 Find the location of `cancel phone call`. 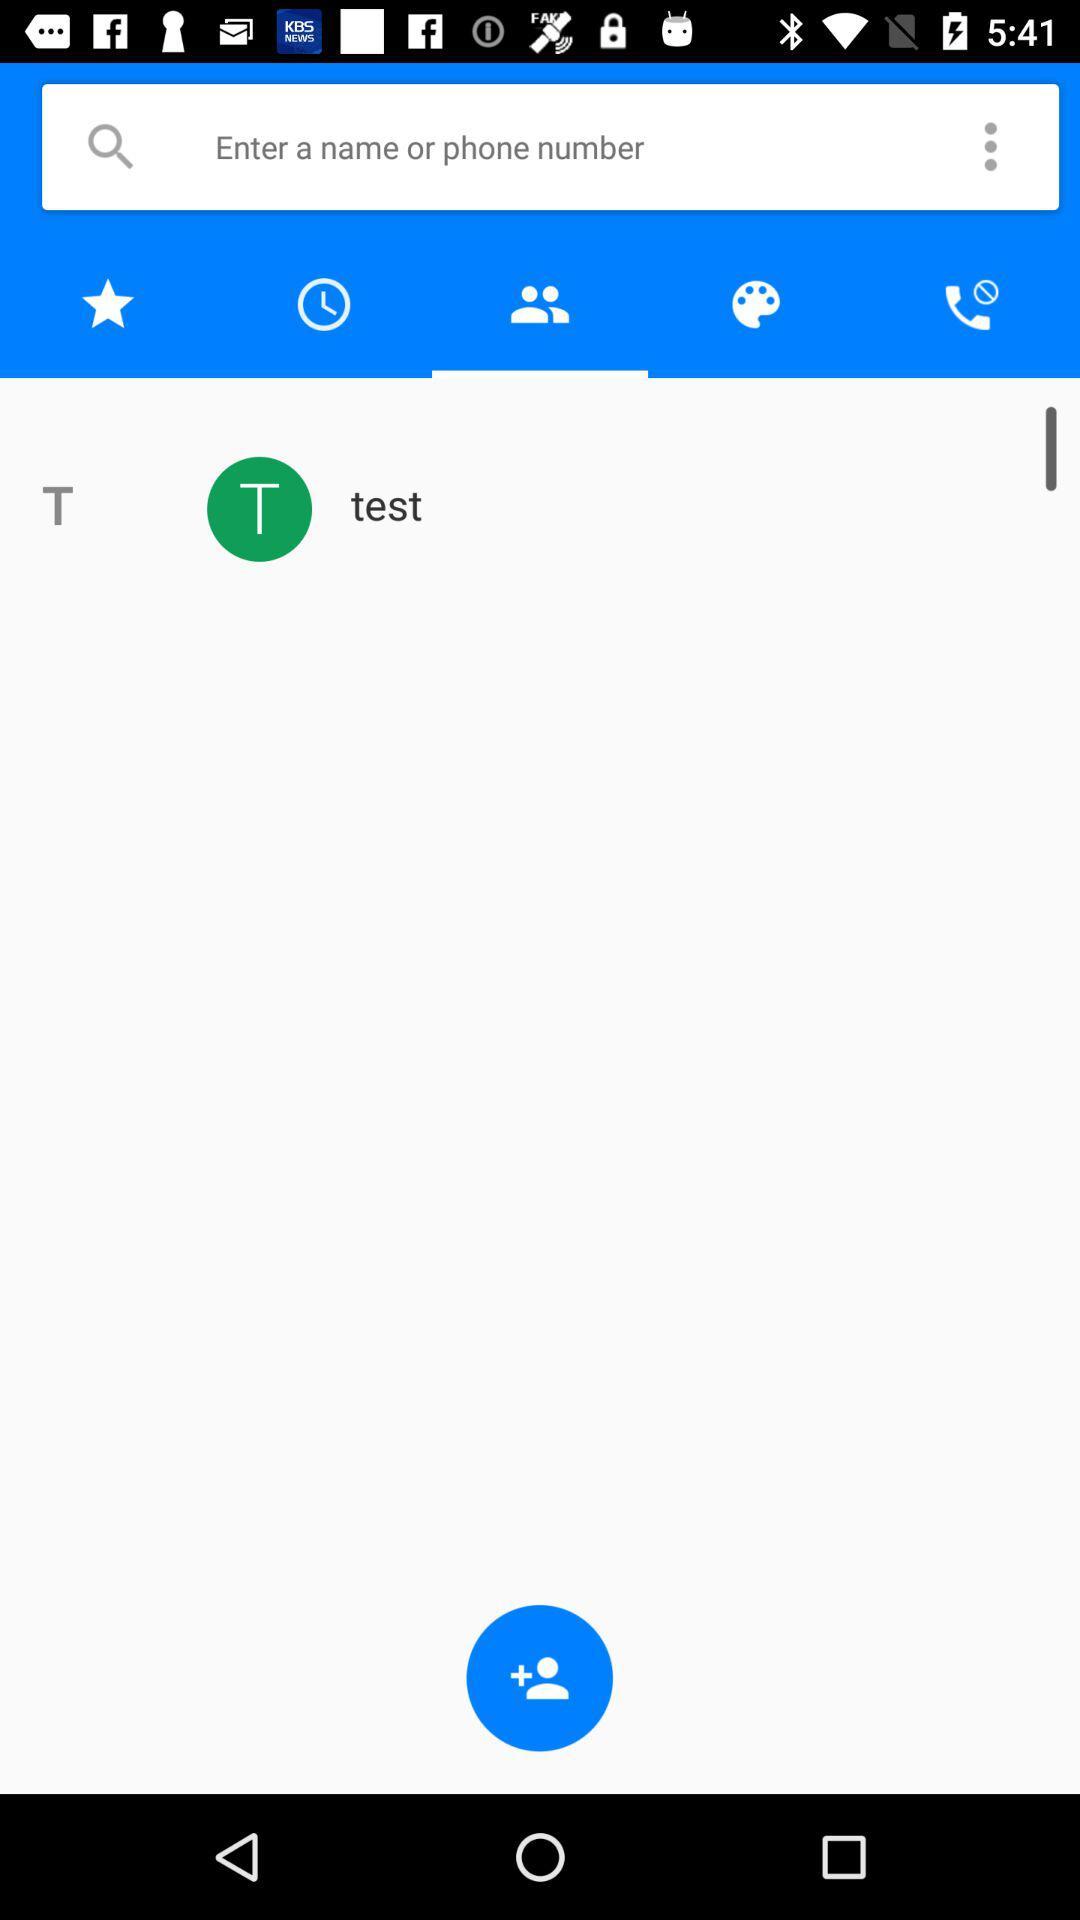

cancel phone call is located at coordinates (971, 303).